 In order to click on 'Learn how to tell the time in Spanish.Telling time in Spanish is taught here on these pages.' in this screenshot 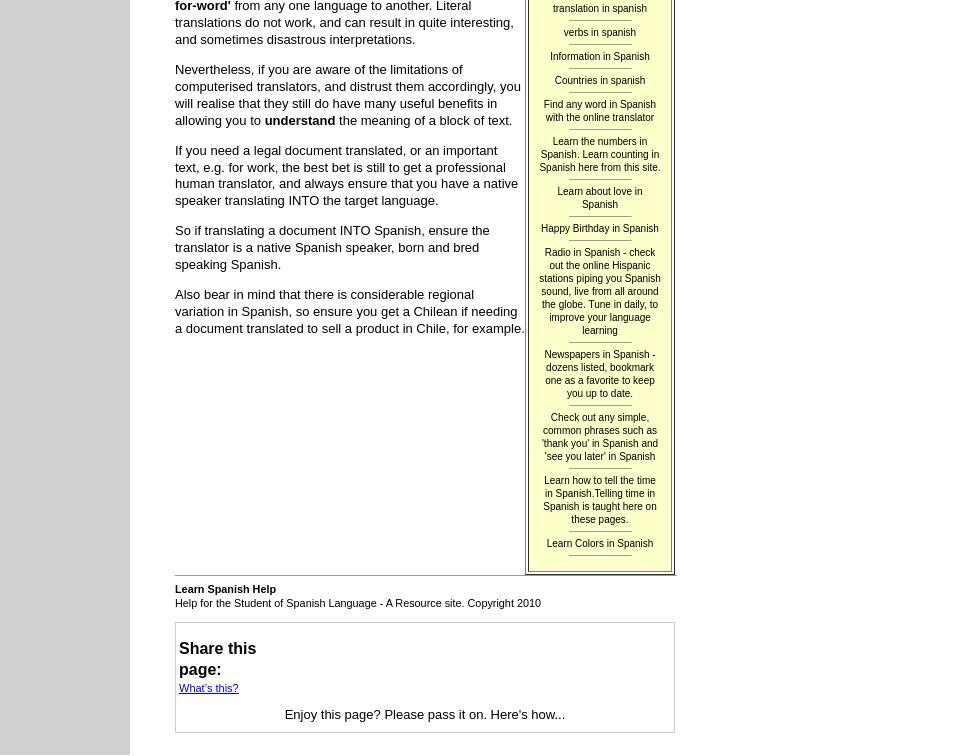, I will do `click(542, 498)`.